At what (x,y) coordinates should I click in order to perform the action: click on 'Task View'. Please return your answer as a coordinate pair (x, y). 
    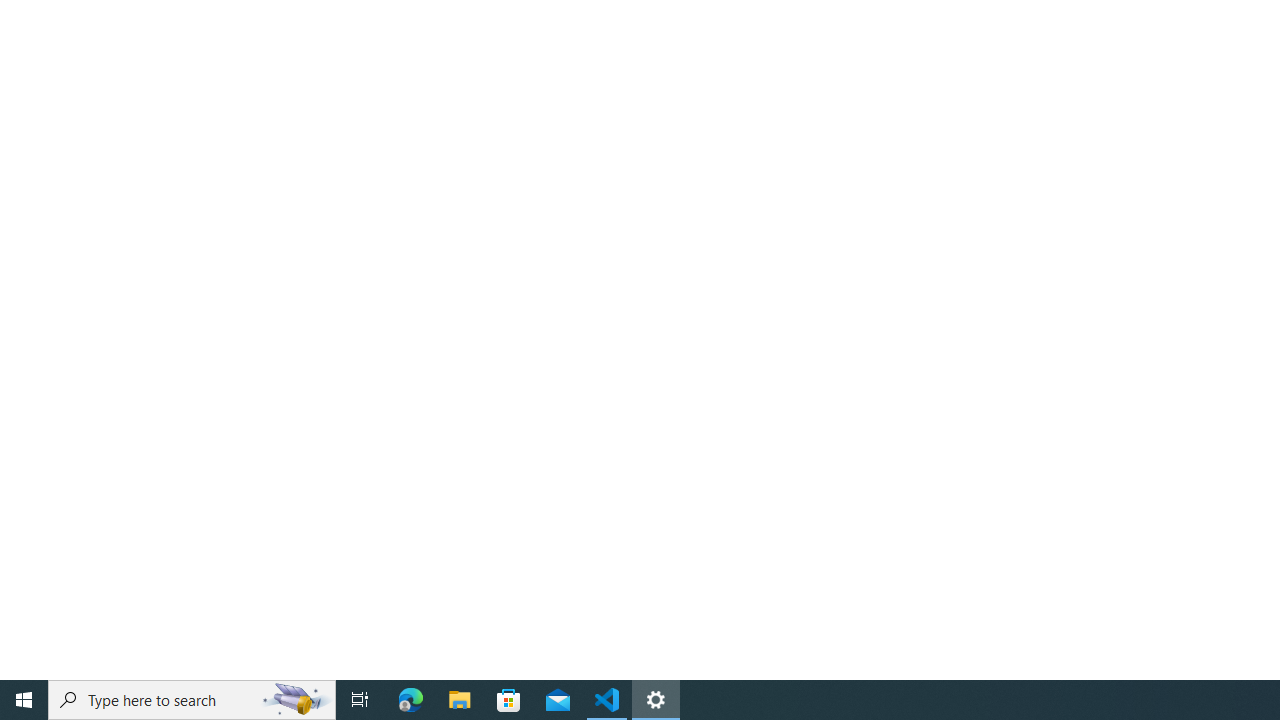
    Looking at the image, I should click on (359, 698).